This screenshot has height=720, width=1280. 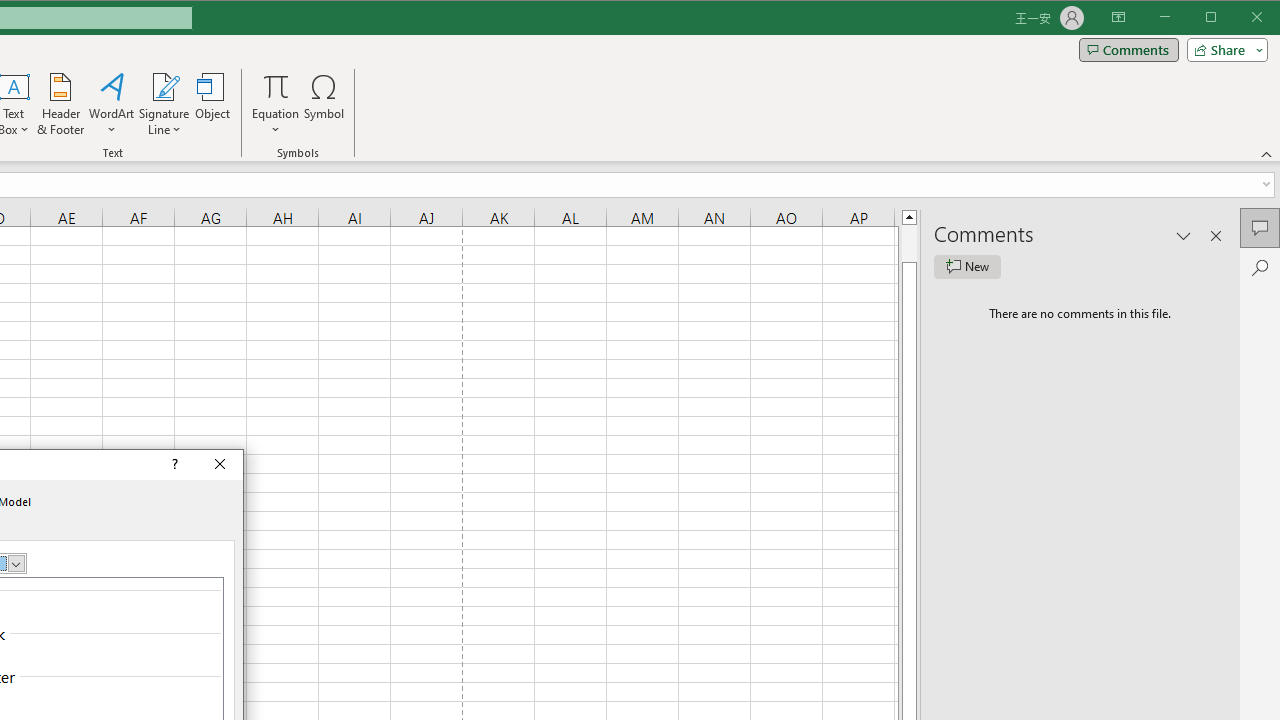 I want to click on 'Symbol...', so click(x=324, y=104).